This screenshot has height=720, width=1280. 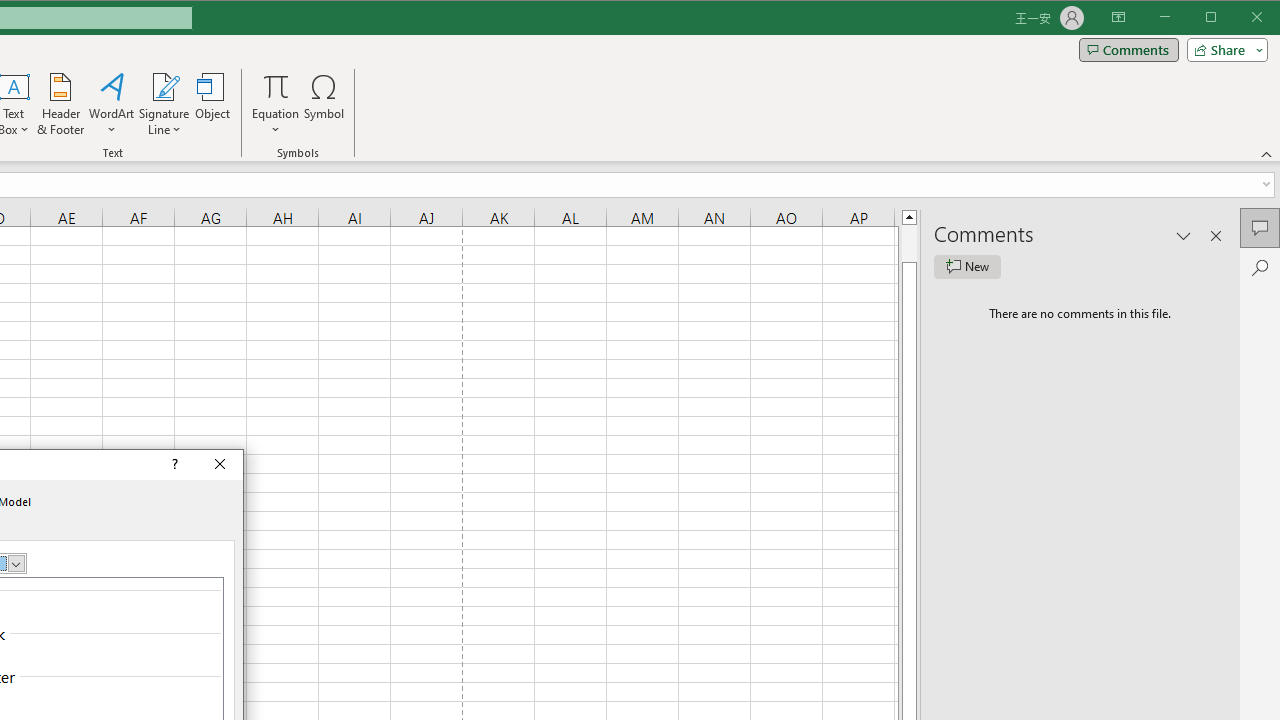 I want to click on 'Symbol...', so click(x=324, y=104).